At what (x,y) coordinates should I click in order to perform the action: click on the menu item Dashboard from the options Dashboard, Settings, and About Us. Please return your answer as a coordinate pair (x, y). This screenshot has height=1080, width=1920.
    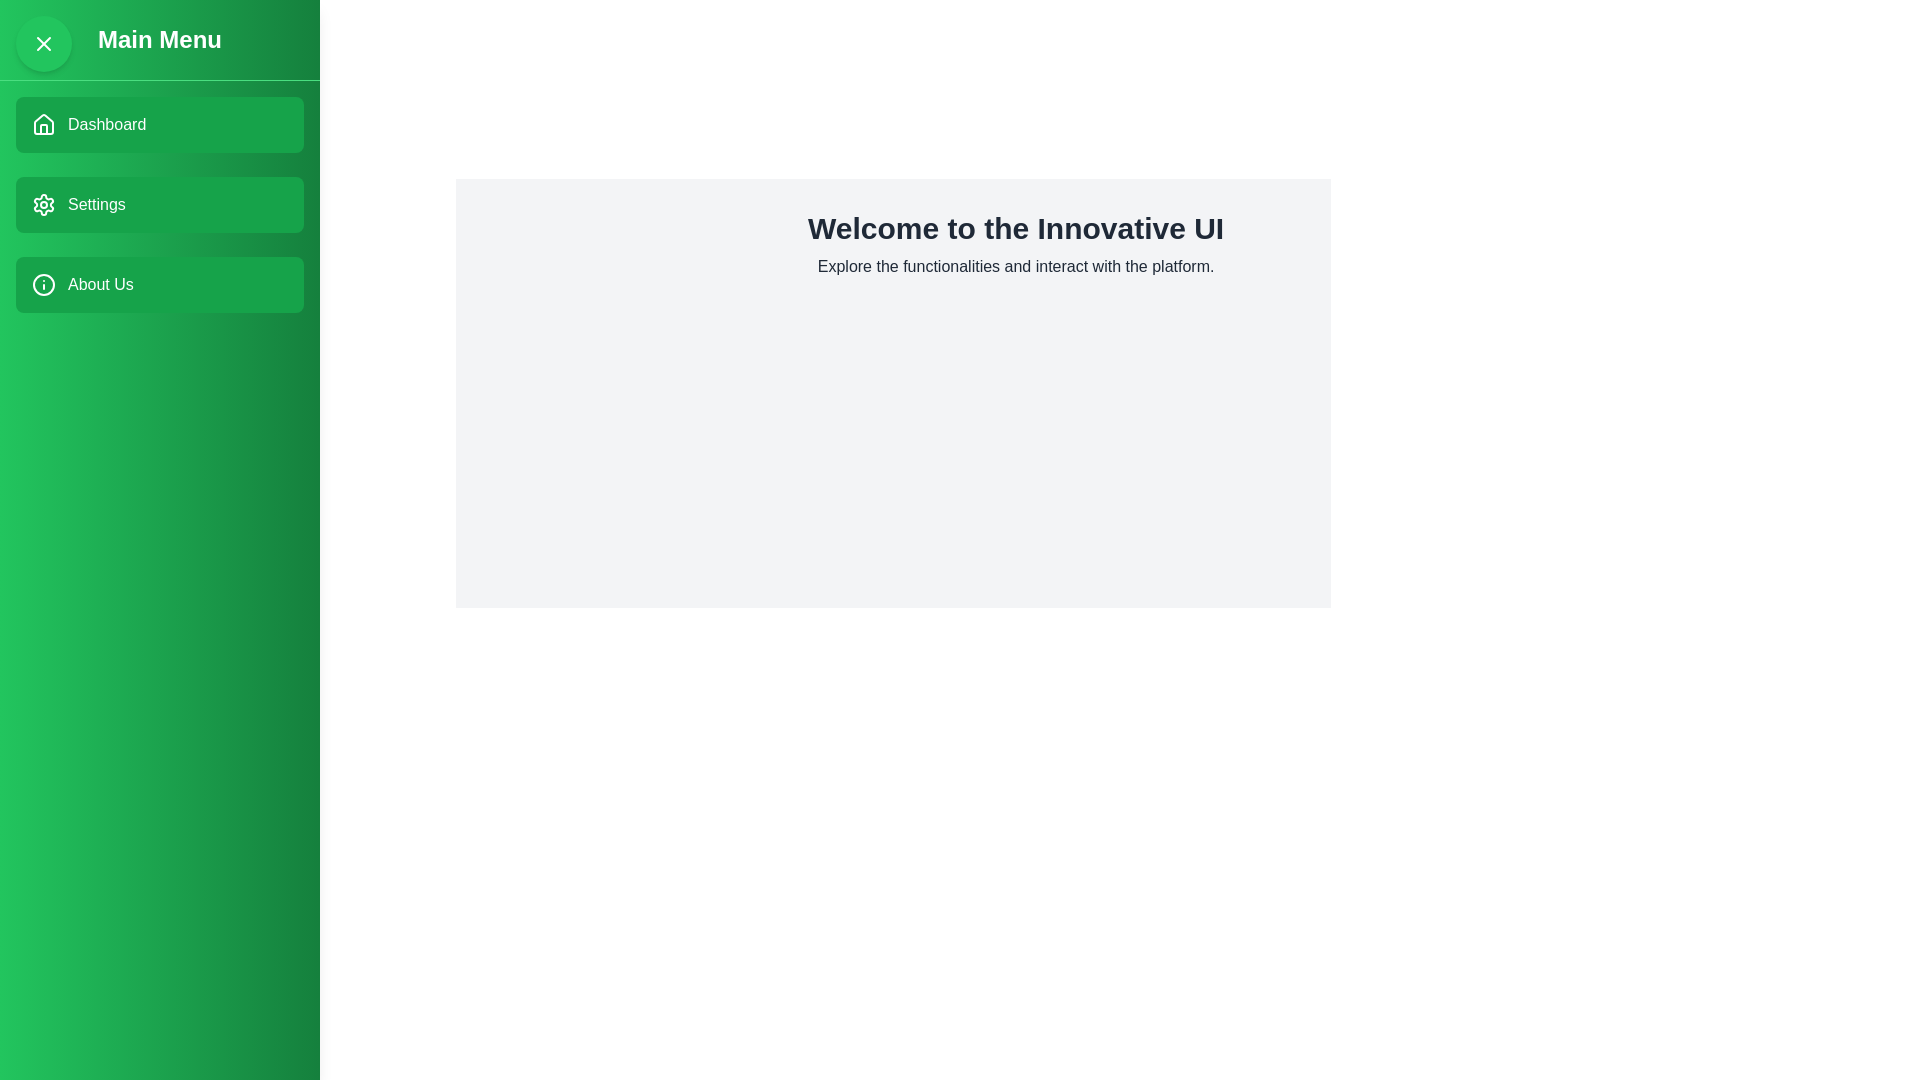
    Looking at the image, I should click on (158, 124).